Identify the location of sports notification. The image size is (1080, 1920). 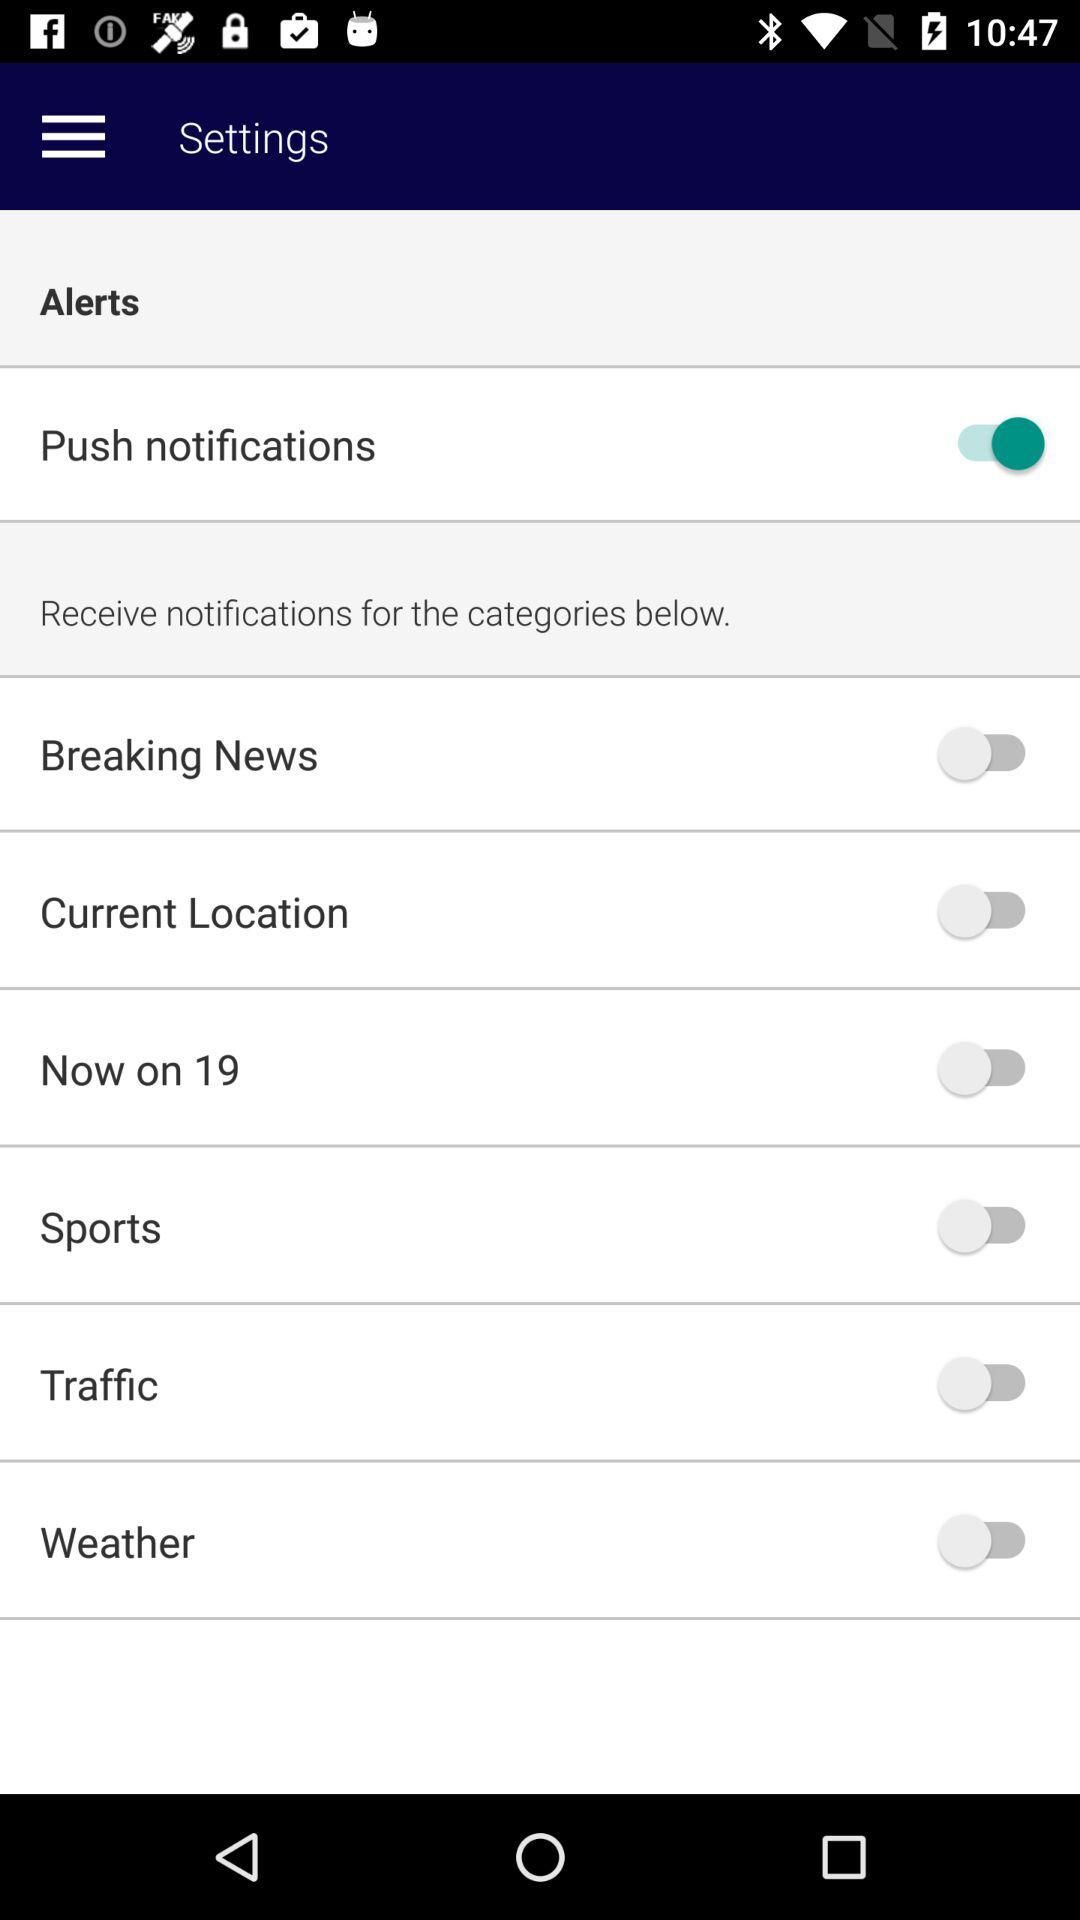
(991, 1224).